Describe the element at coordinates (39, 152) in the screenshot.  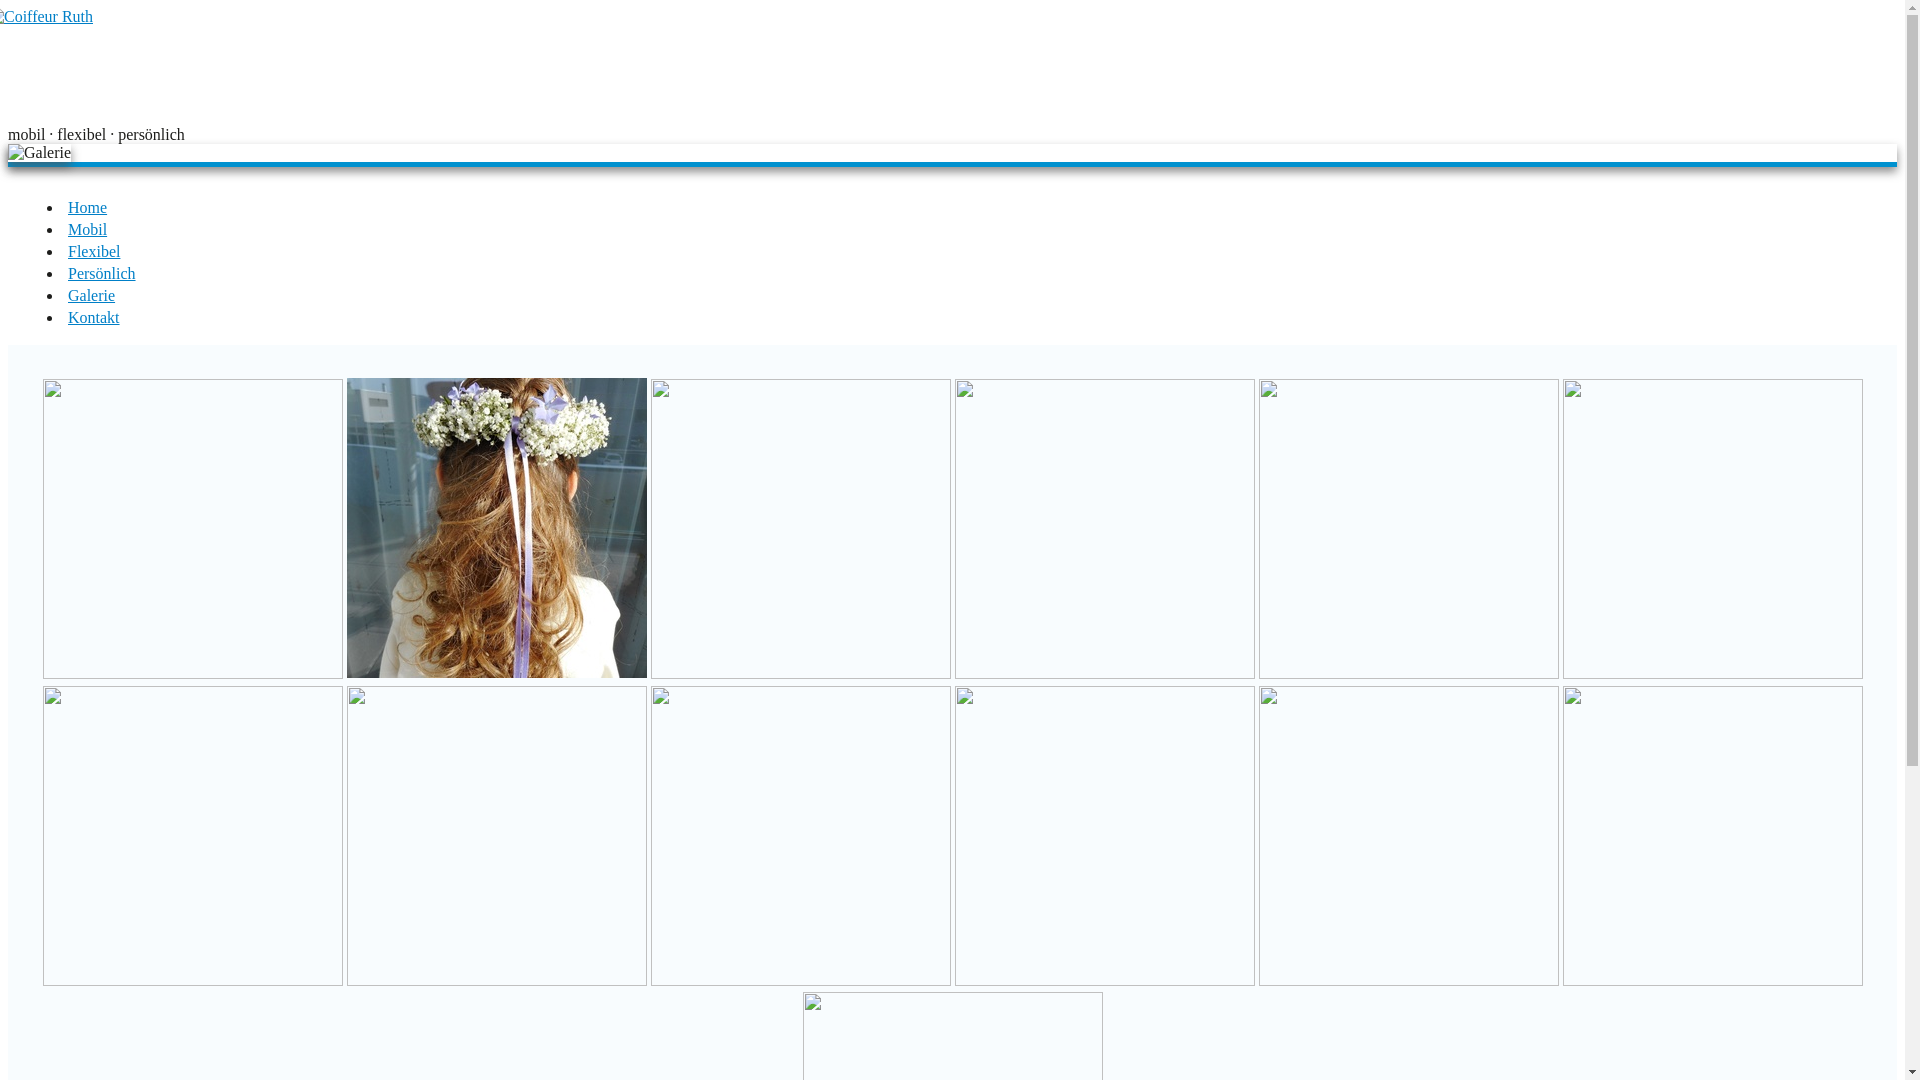
I see `'Galerie'` at that location.